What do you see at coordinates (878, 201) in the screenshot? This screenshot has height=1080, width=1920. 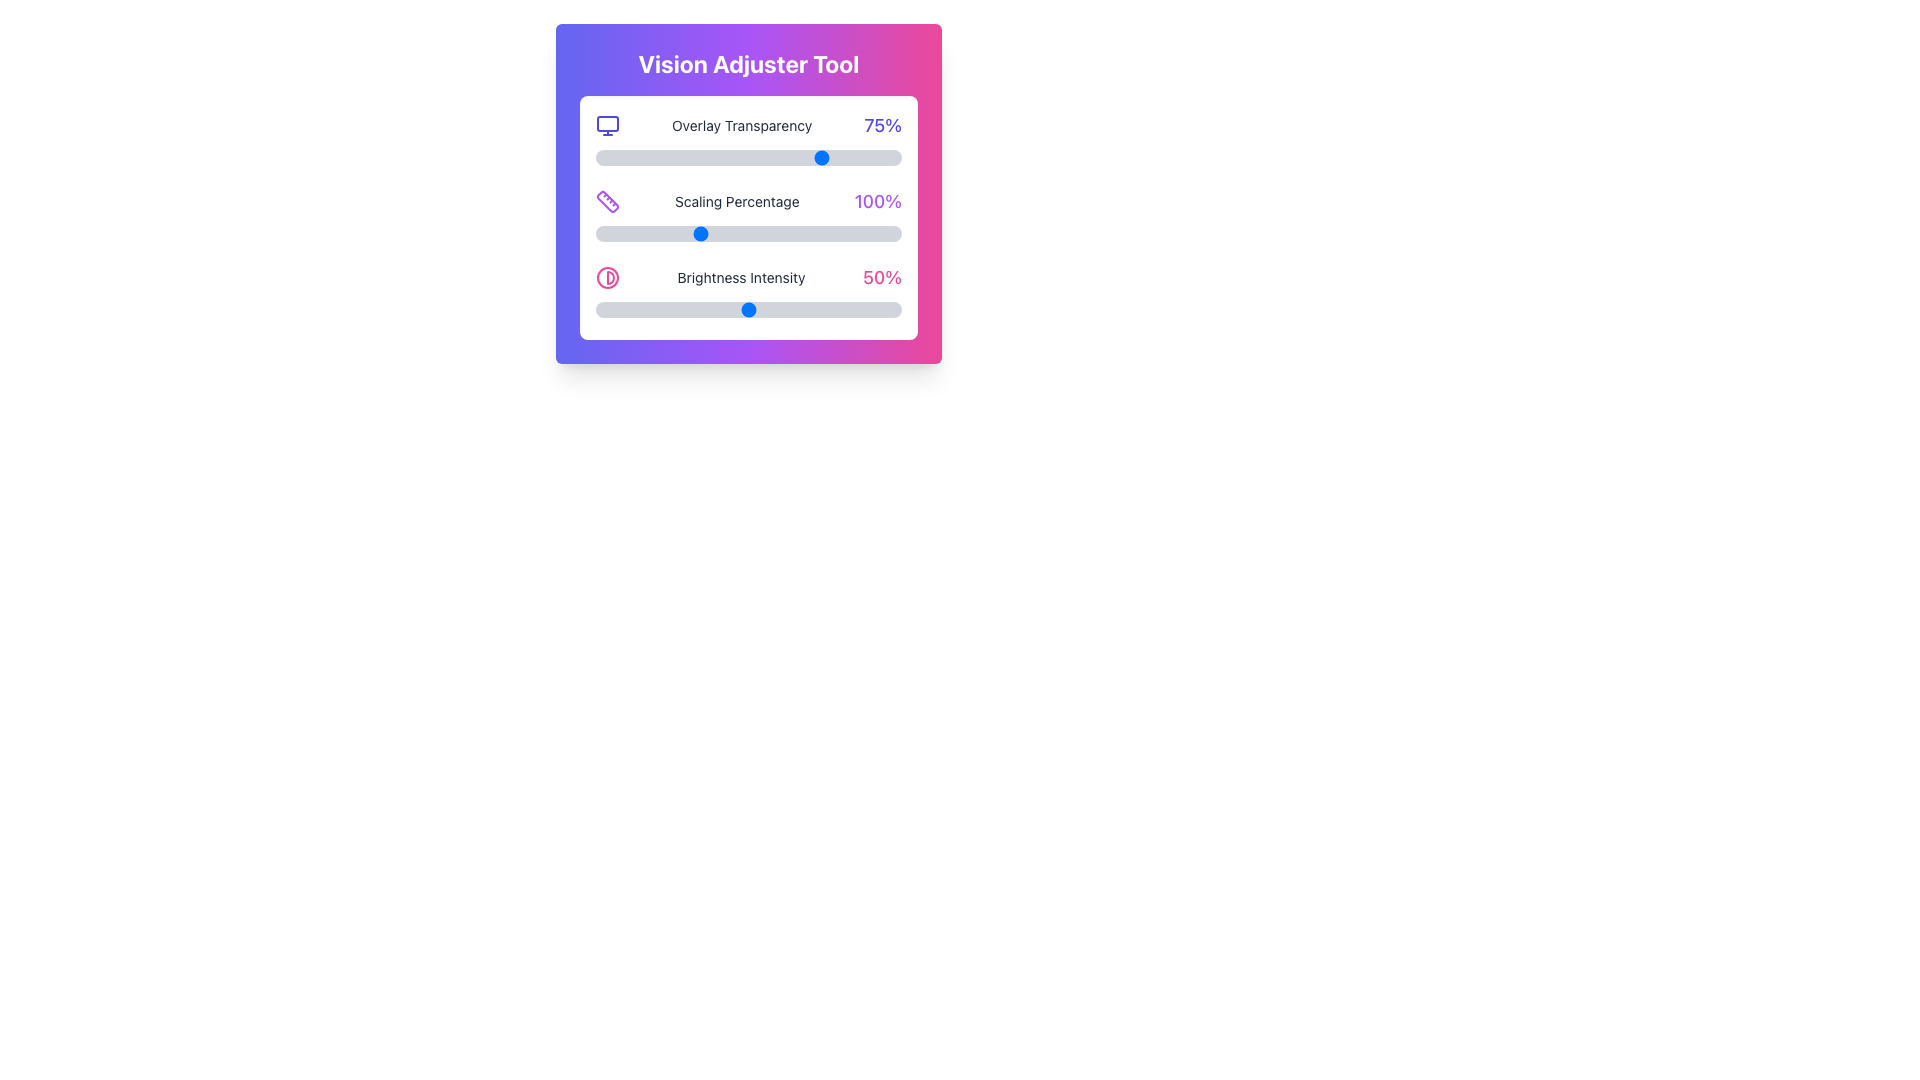 I see `the static text label displaying the current scaling percentage, which is located to the right of the 'Scaling Percentage' text in the 'Vision Adjuster Tool' panel` at bounding box center [878, 201].